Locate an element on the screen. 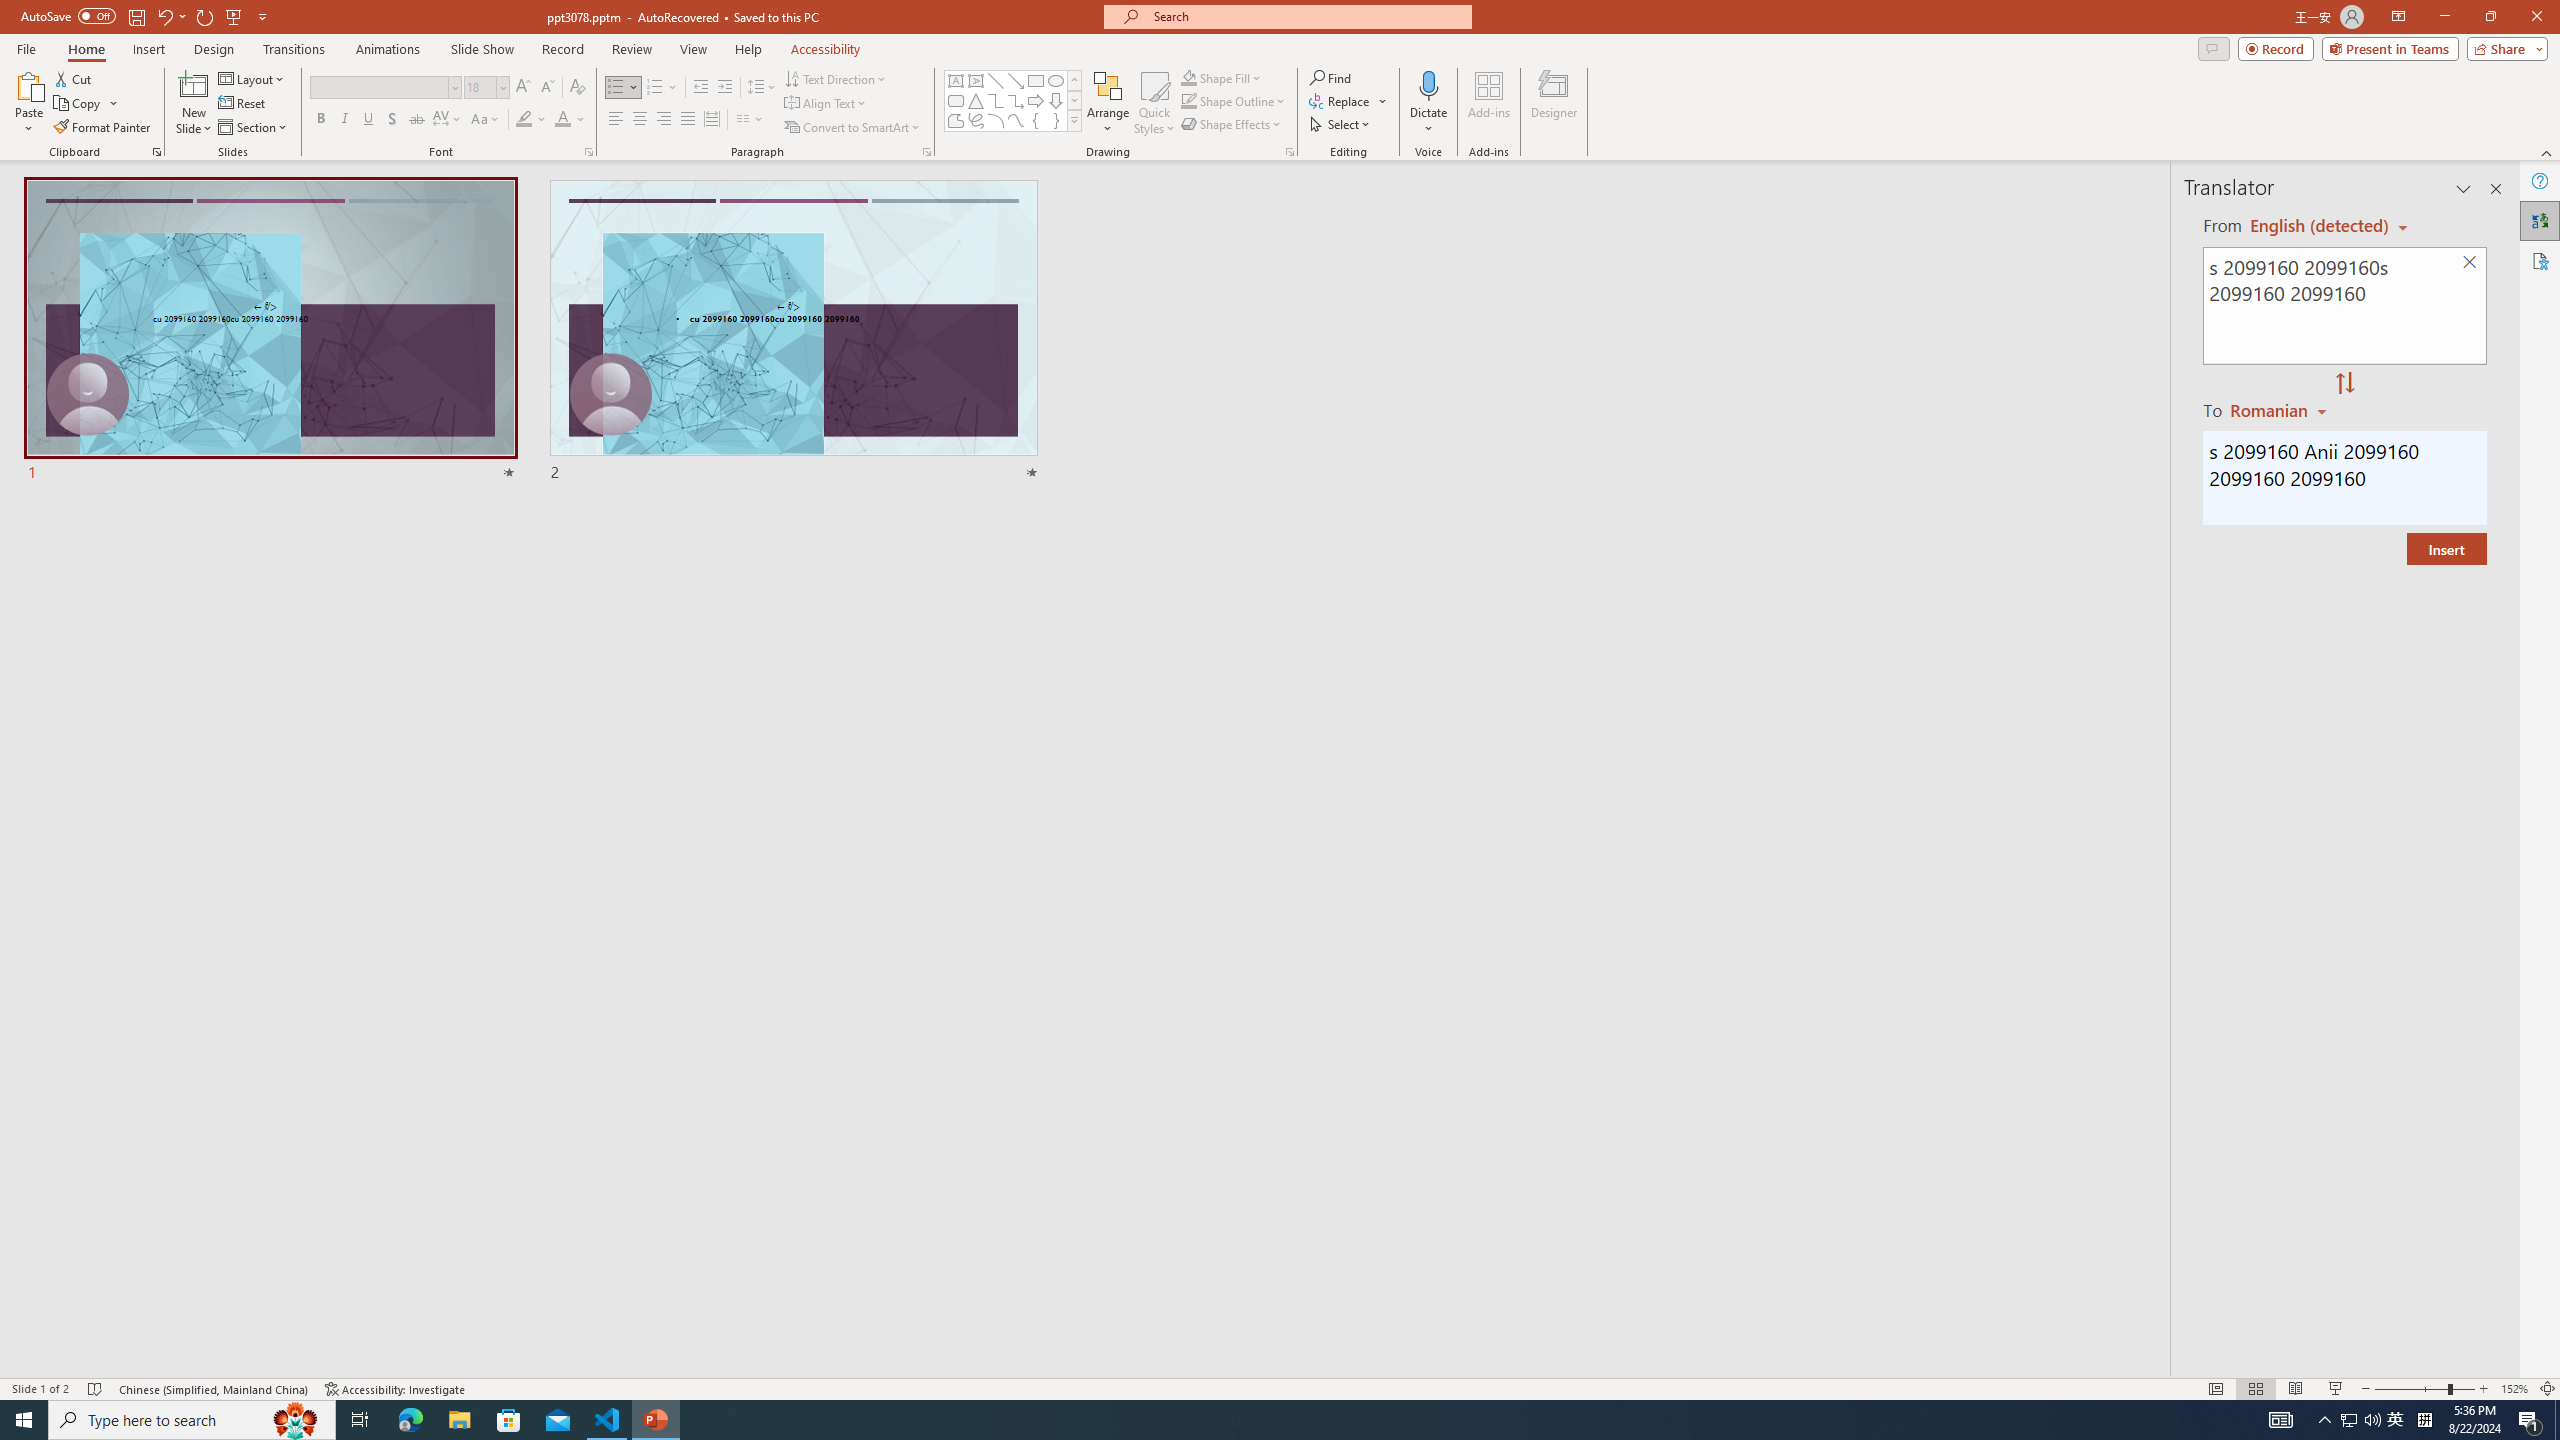 This screenshot has height=1440, width=2560. 'Text Box' is located at coordinates (955, 80).